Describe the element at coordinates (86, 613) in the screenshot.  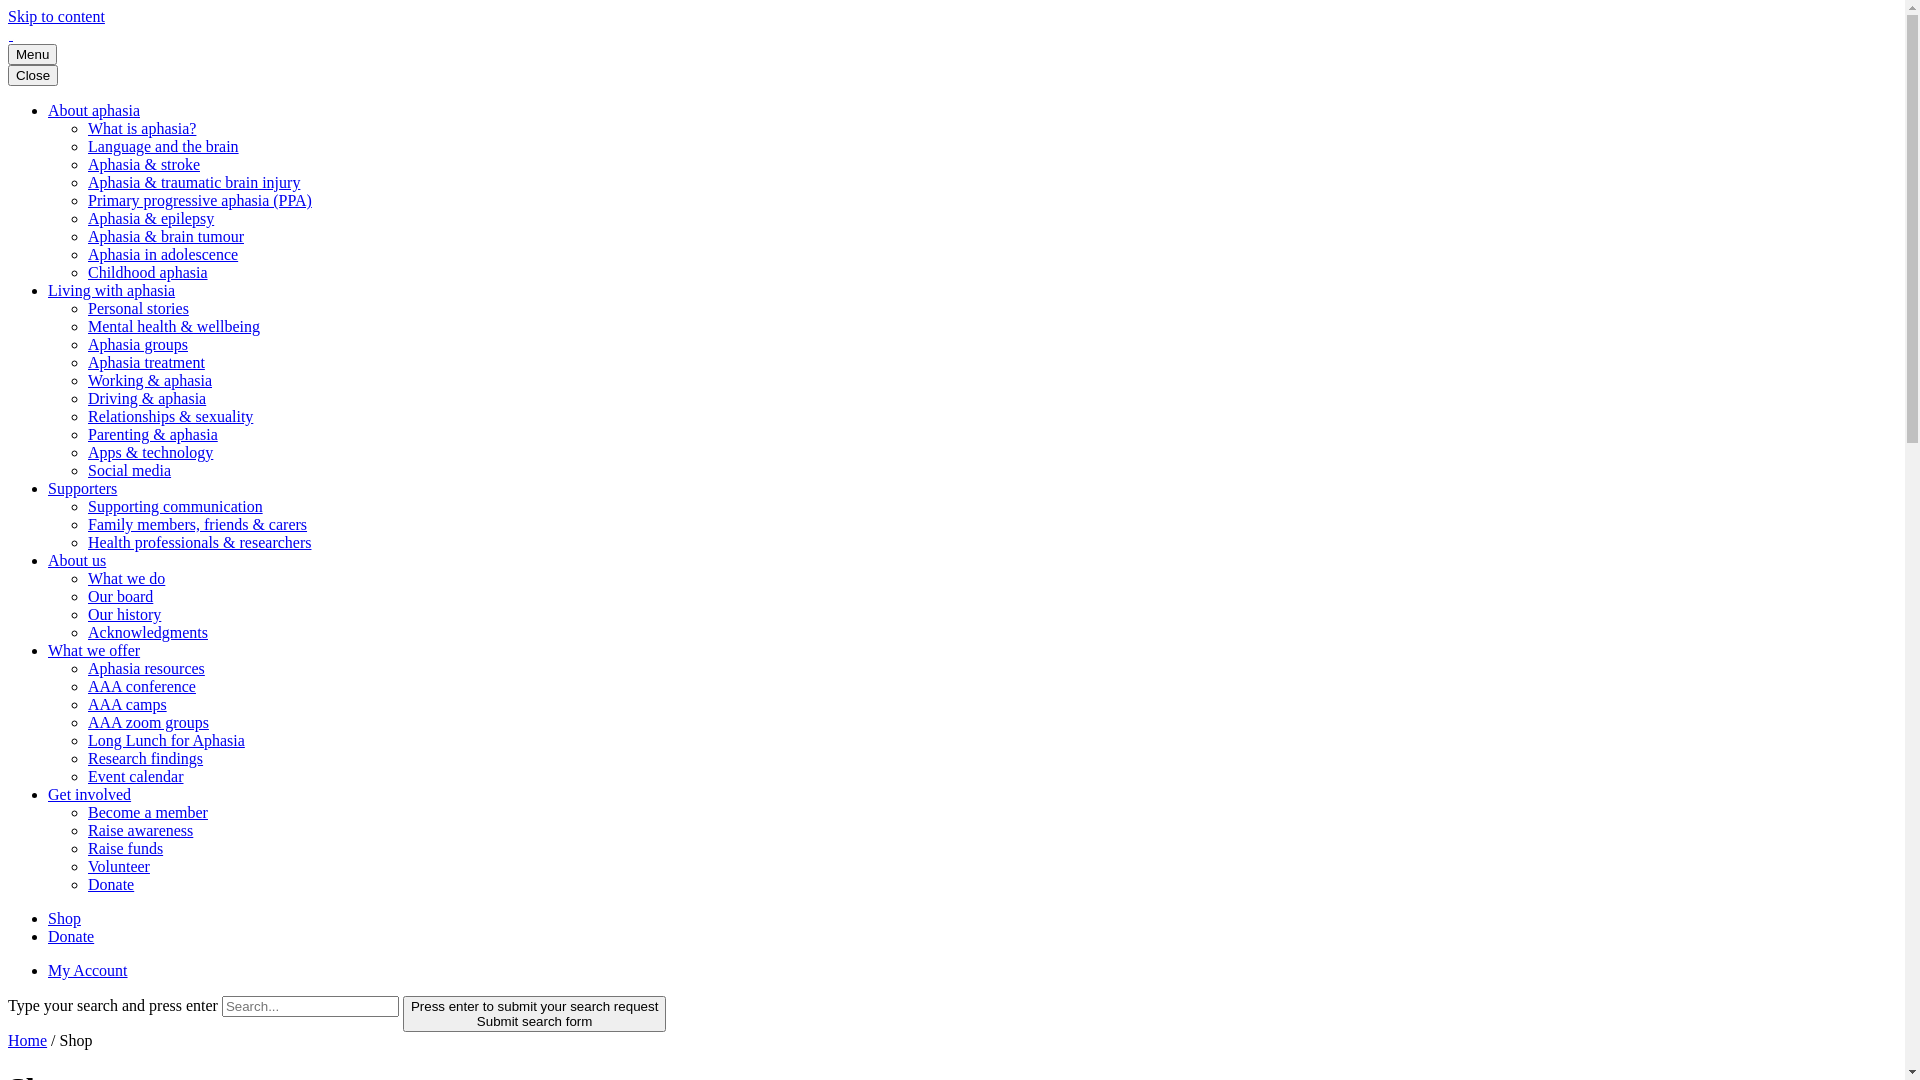
I see `'Our history'` at that location.